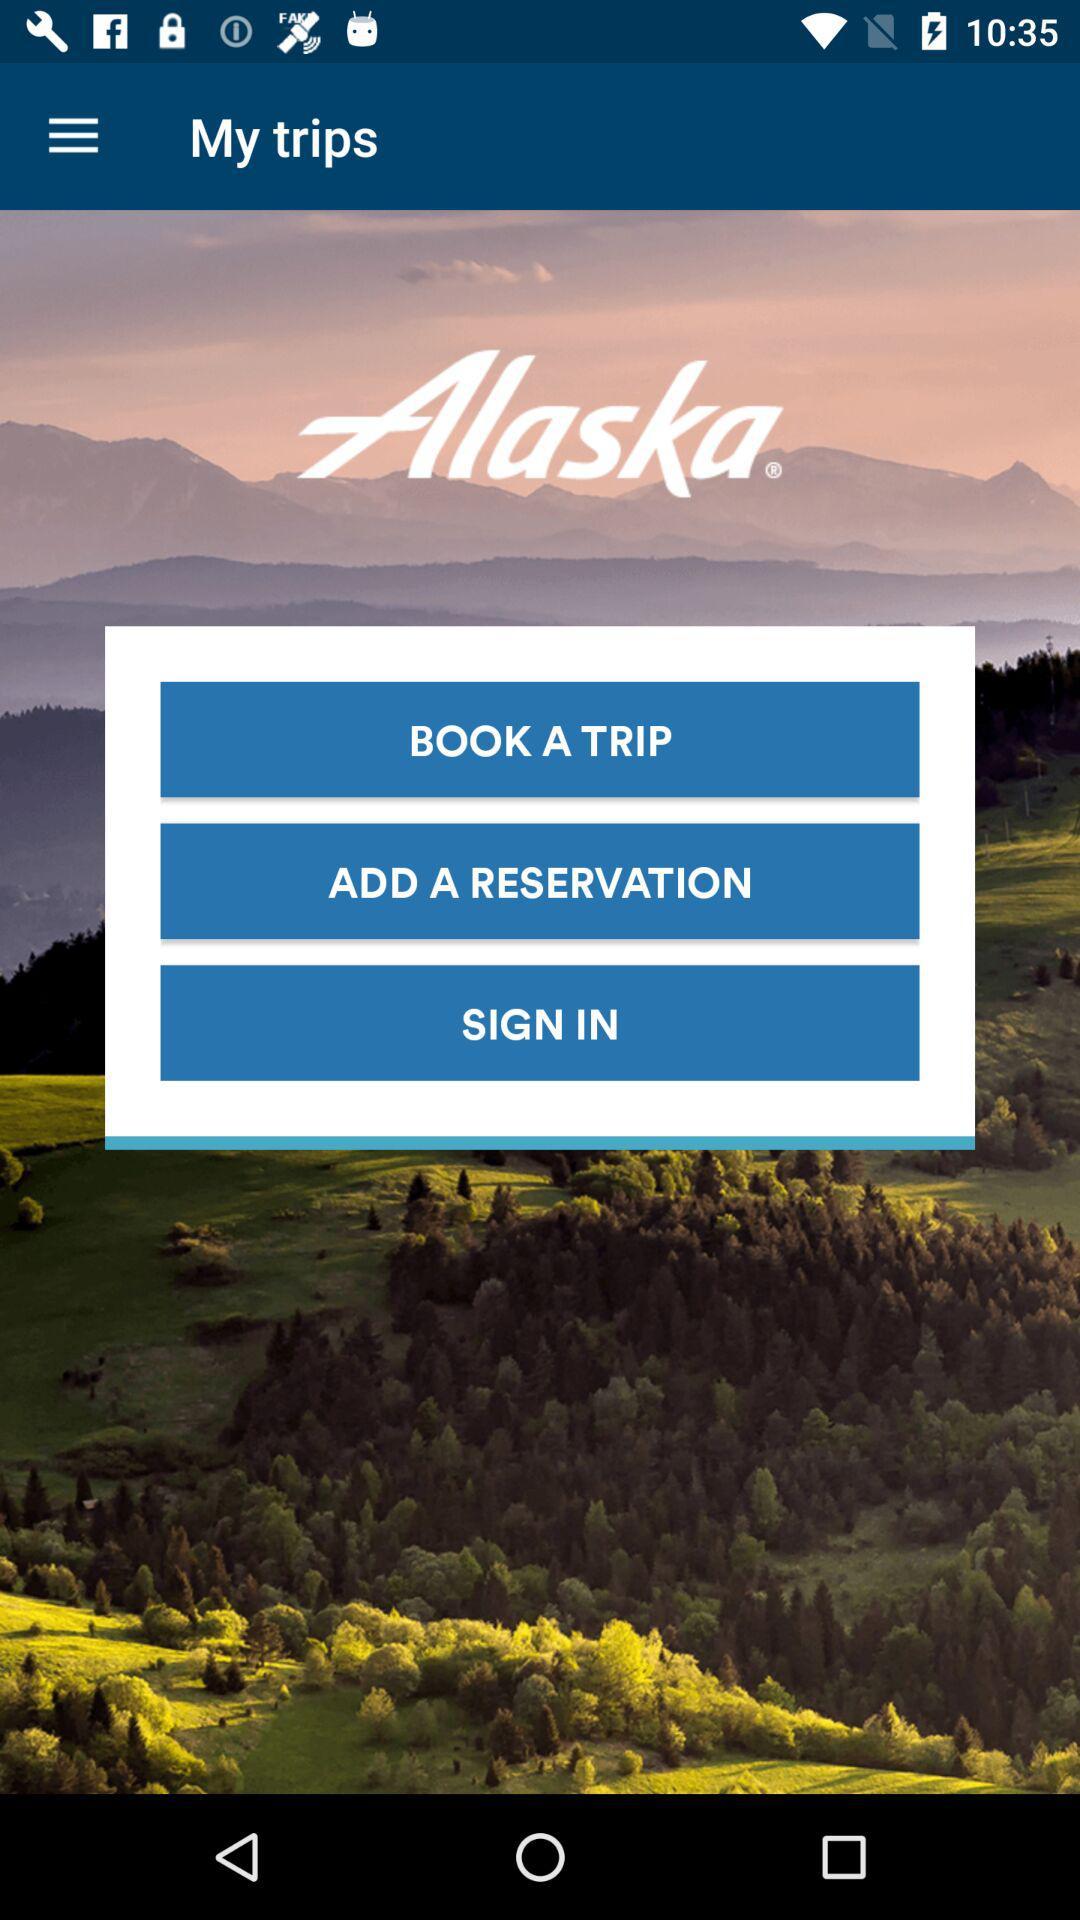 The width and height of the screenshot is (1080, 1920). I want to click on item below book a trip item, so click(540, 880).